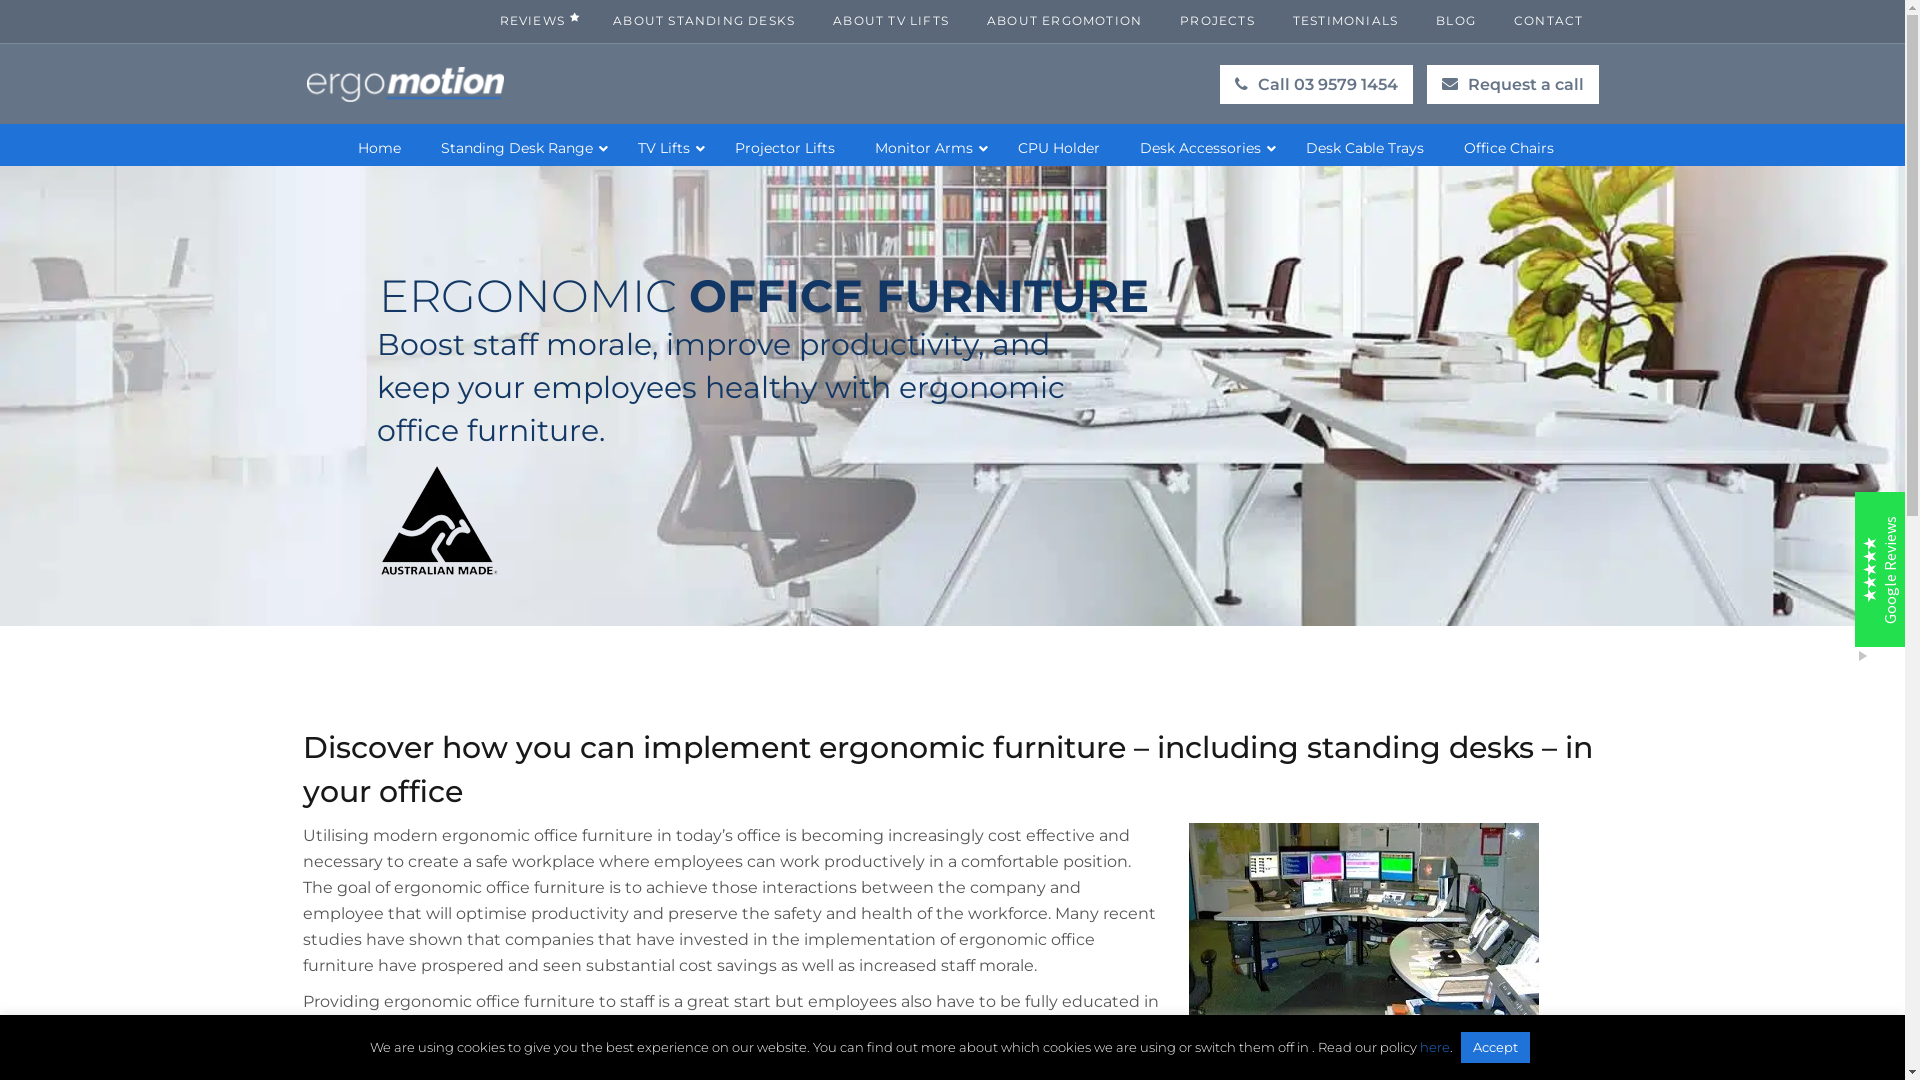 The width and height of the screenshot is (1920, 1080). What do you see at coordinates (1508, 146) in the screenshot?
I see `'Office Chairs'` at bounding box center [1508, 146].